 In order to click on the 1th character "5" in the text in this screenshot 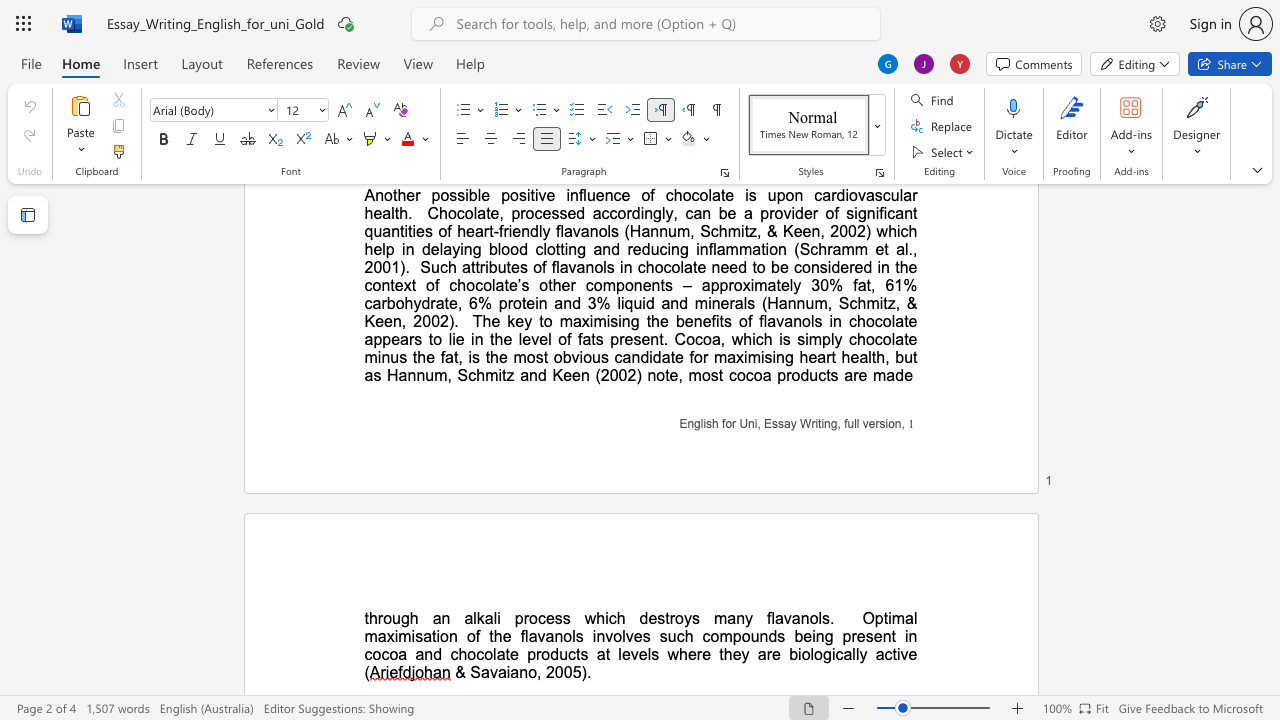, I will do `click(576, 672)`.